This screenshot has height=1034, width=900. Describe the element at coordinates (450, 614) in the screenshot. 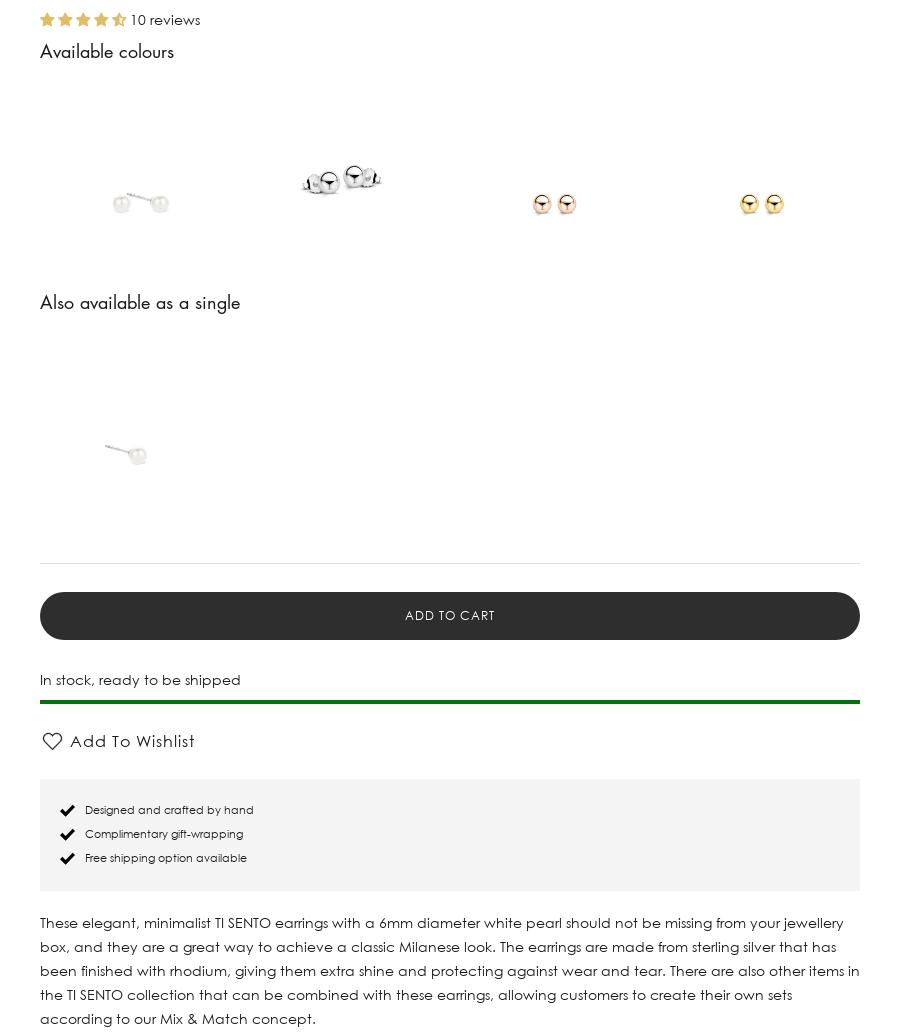

I see `'Add to cart'` at that location.